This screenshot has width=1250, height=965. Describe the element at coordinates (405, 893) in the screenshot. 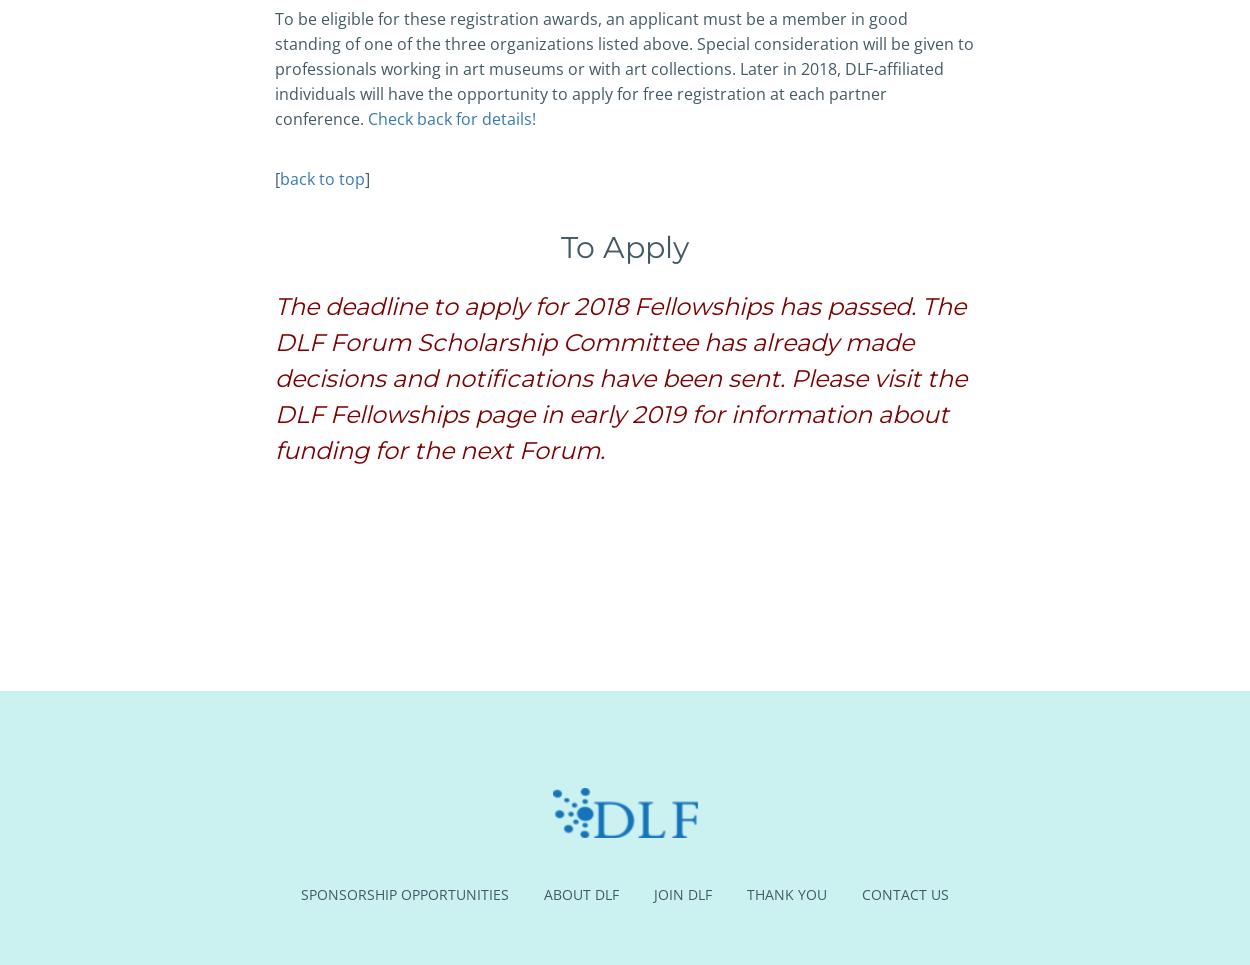

I see `'Sponsorship Opportunities'` at that location.